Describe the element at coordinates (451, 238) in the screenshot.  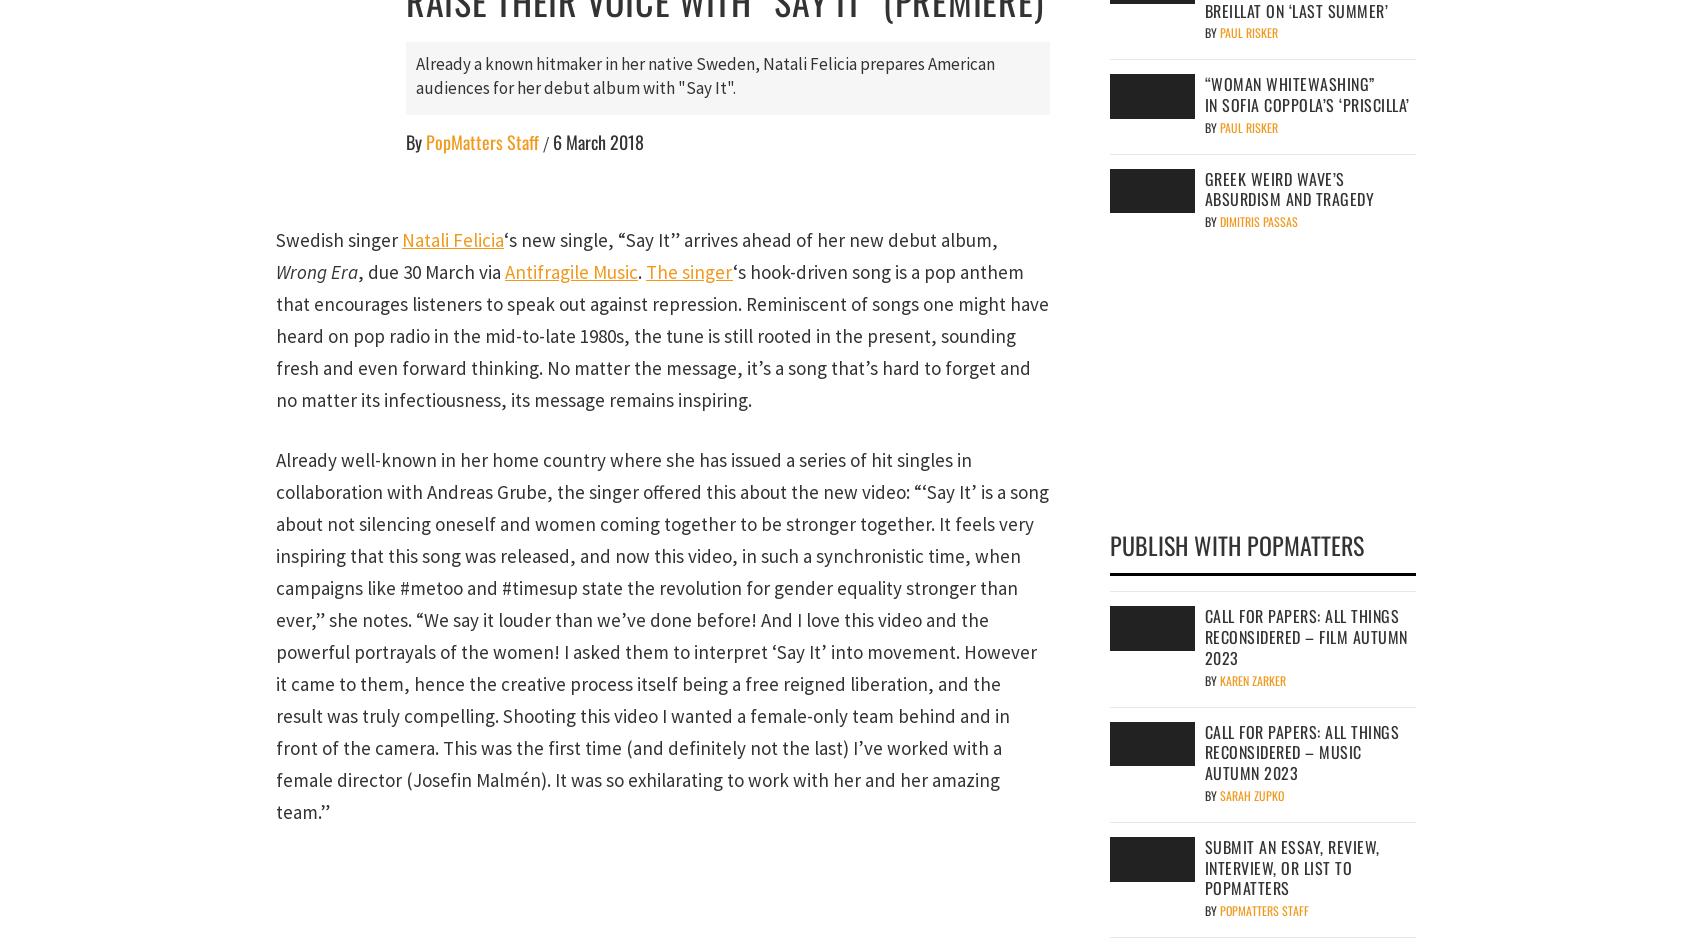
I see `'Natali Felicia'` at that location.